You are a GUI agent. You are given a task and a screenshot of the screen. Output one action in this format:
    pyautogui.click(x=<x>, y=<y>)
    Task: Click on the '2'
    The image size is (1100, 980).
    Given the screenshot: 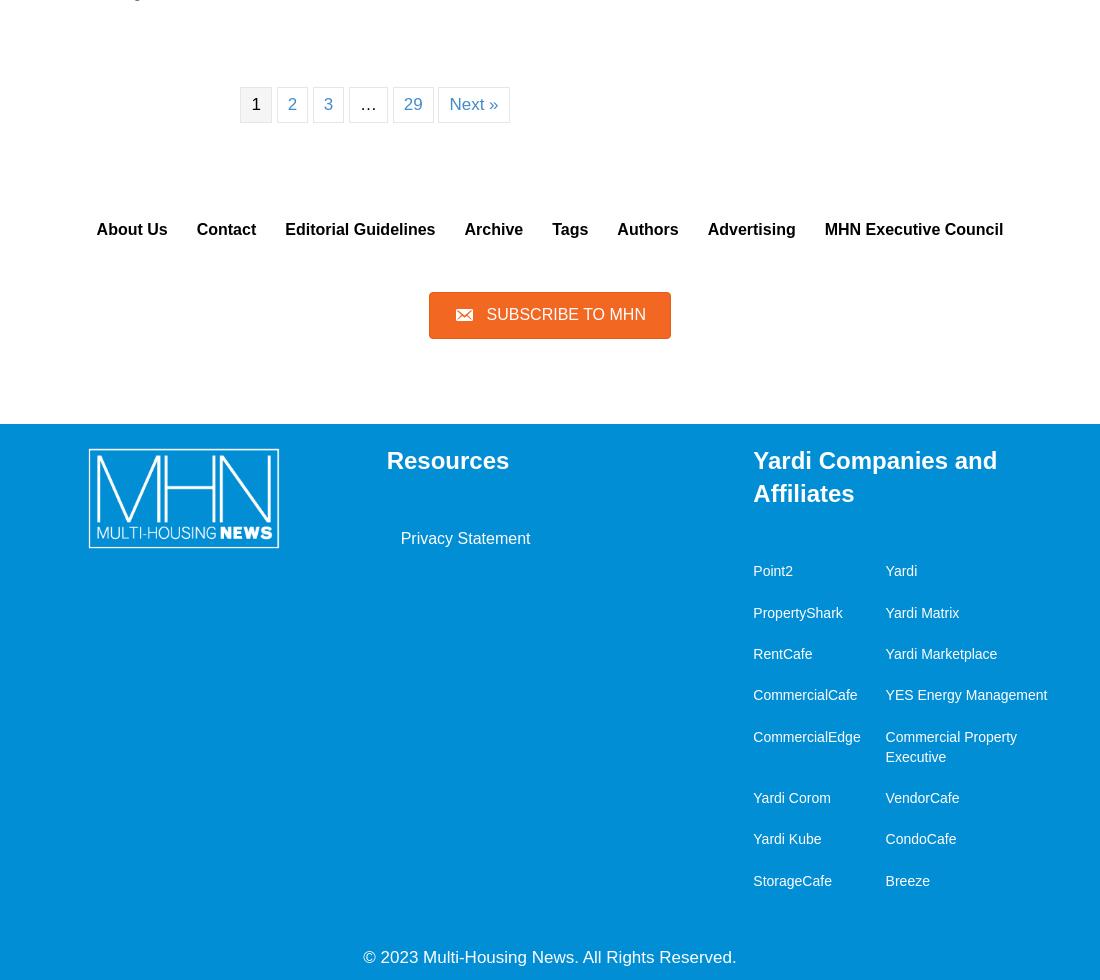 What is the action you would take?
    pyautogui.click(x=285, y=103)
    